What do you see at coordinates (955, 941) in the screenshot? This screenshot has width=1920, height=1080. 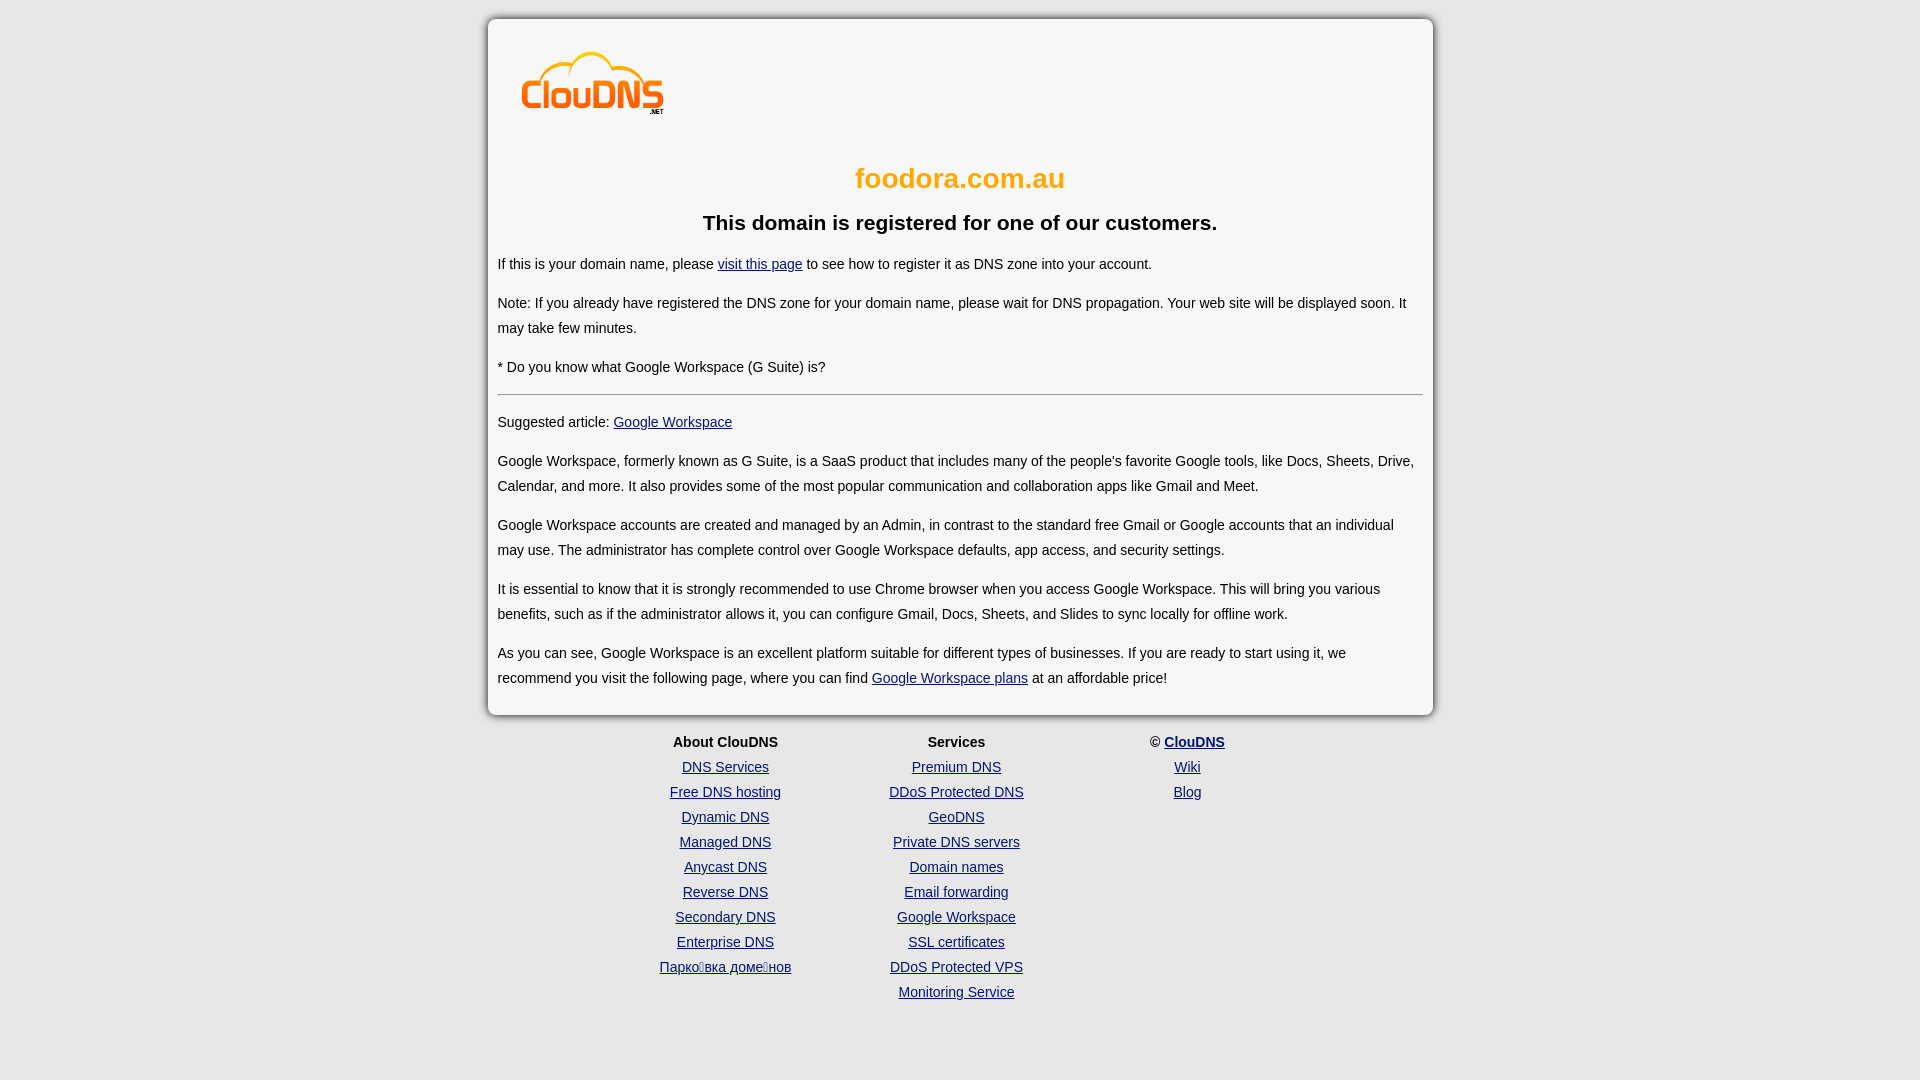 I see `'SSL certificates'` at bounding box center [955, 941].